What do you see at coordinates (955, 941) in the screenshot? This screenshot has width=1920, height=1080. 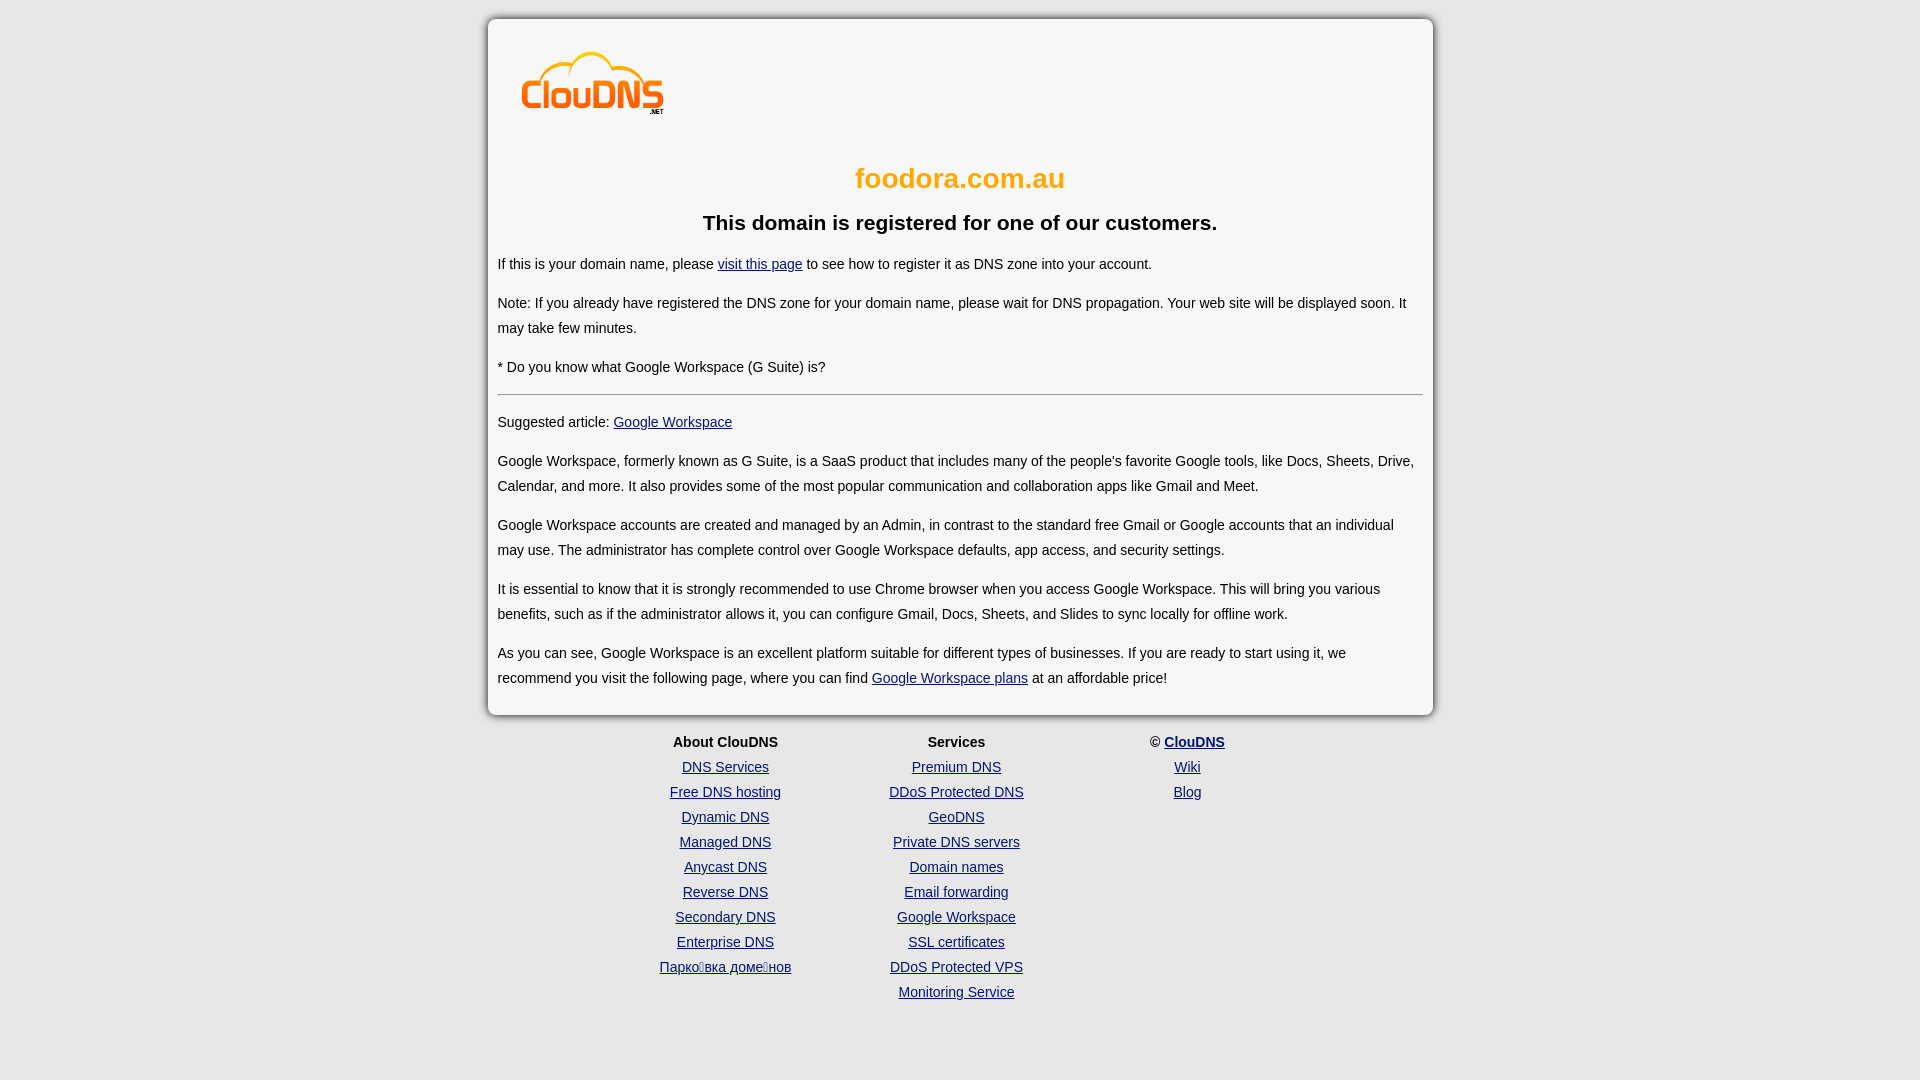 I see `'SSL certificates'` at bounding box center [955, 941].